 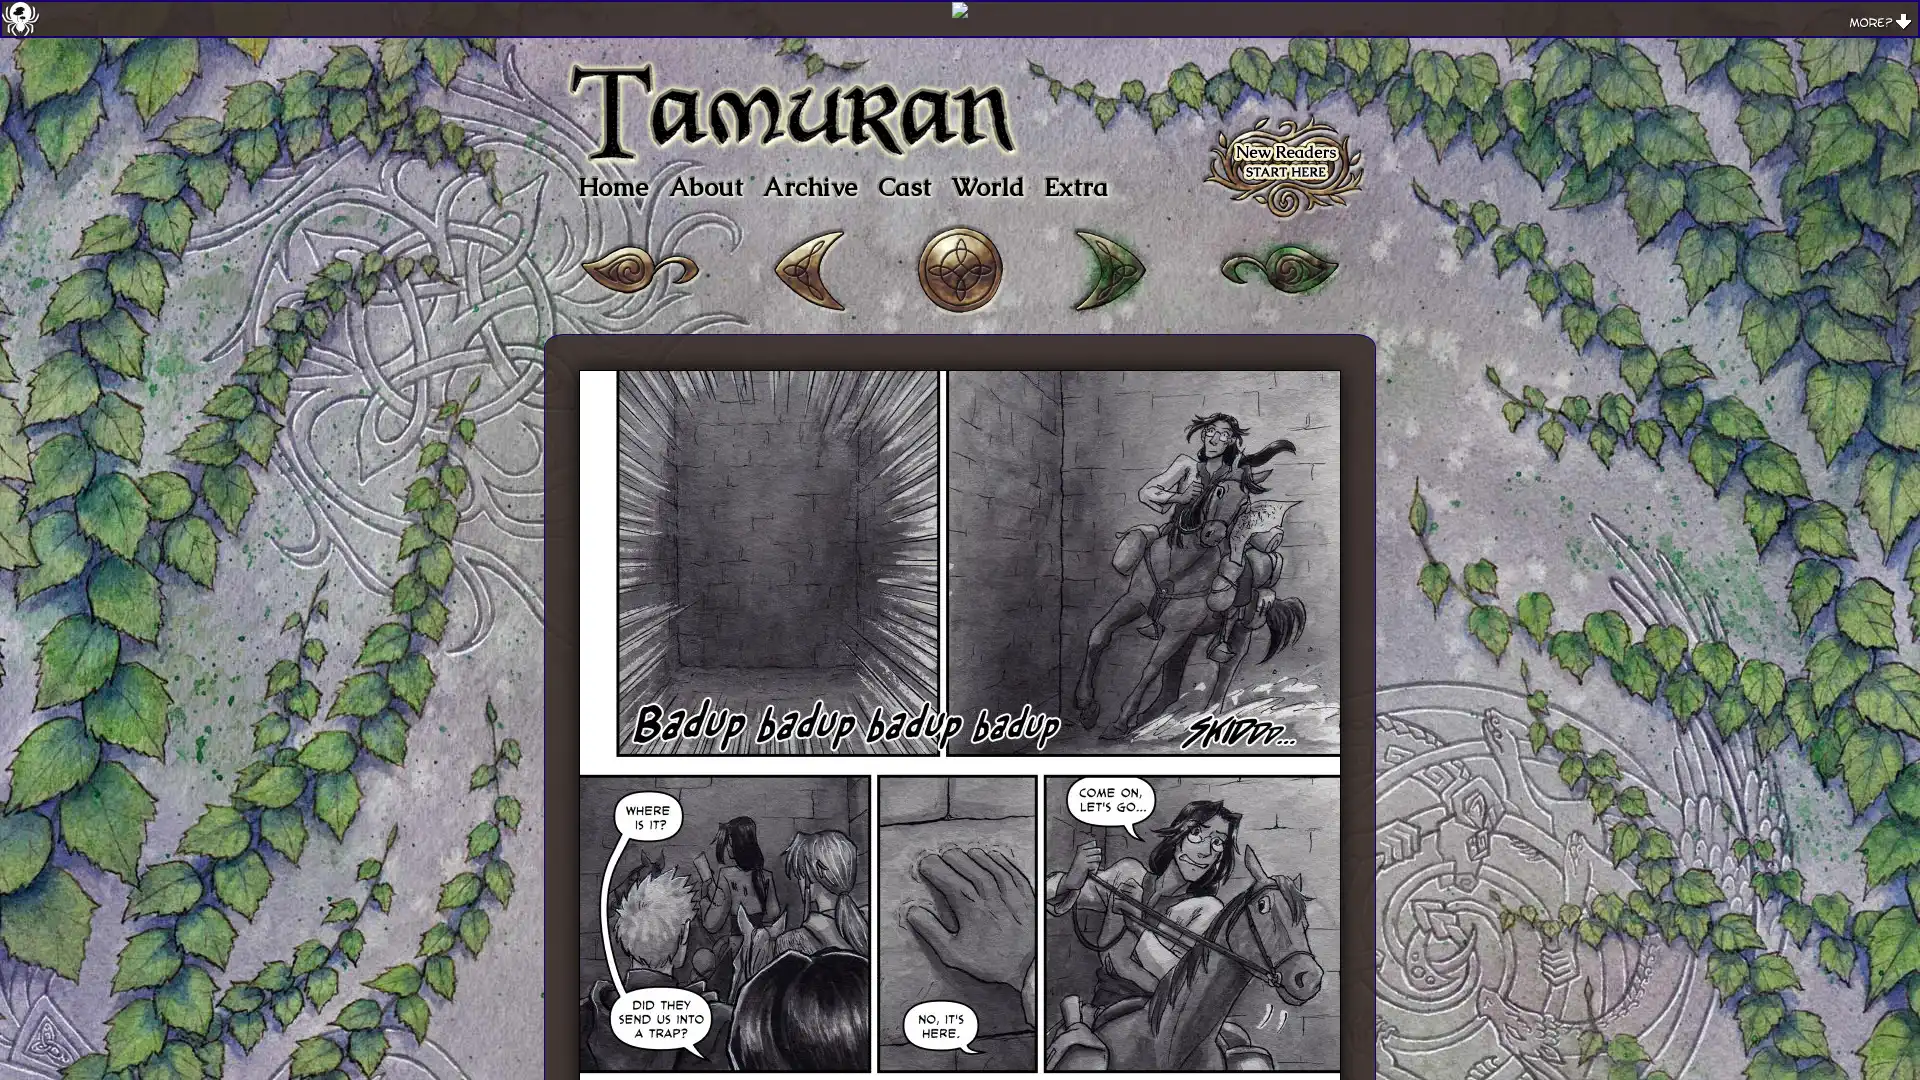 What do you see at coordinates (987, 188) in the screenshot?
I see `World` at bounding box center [987, 188].